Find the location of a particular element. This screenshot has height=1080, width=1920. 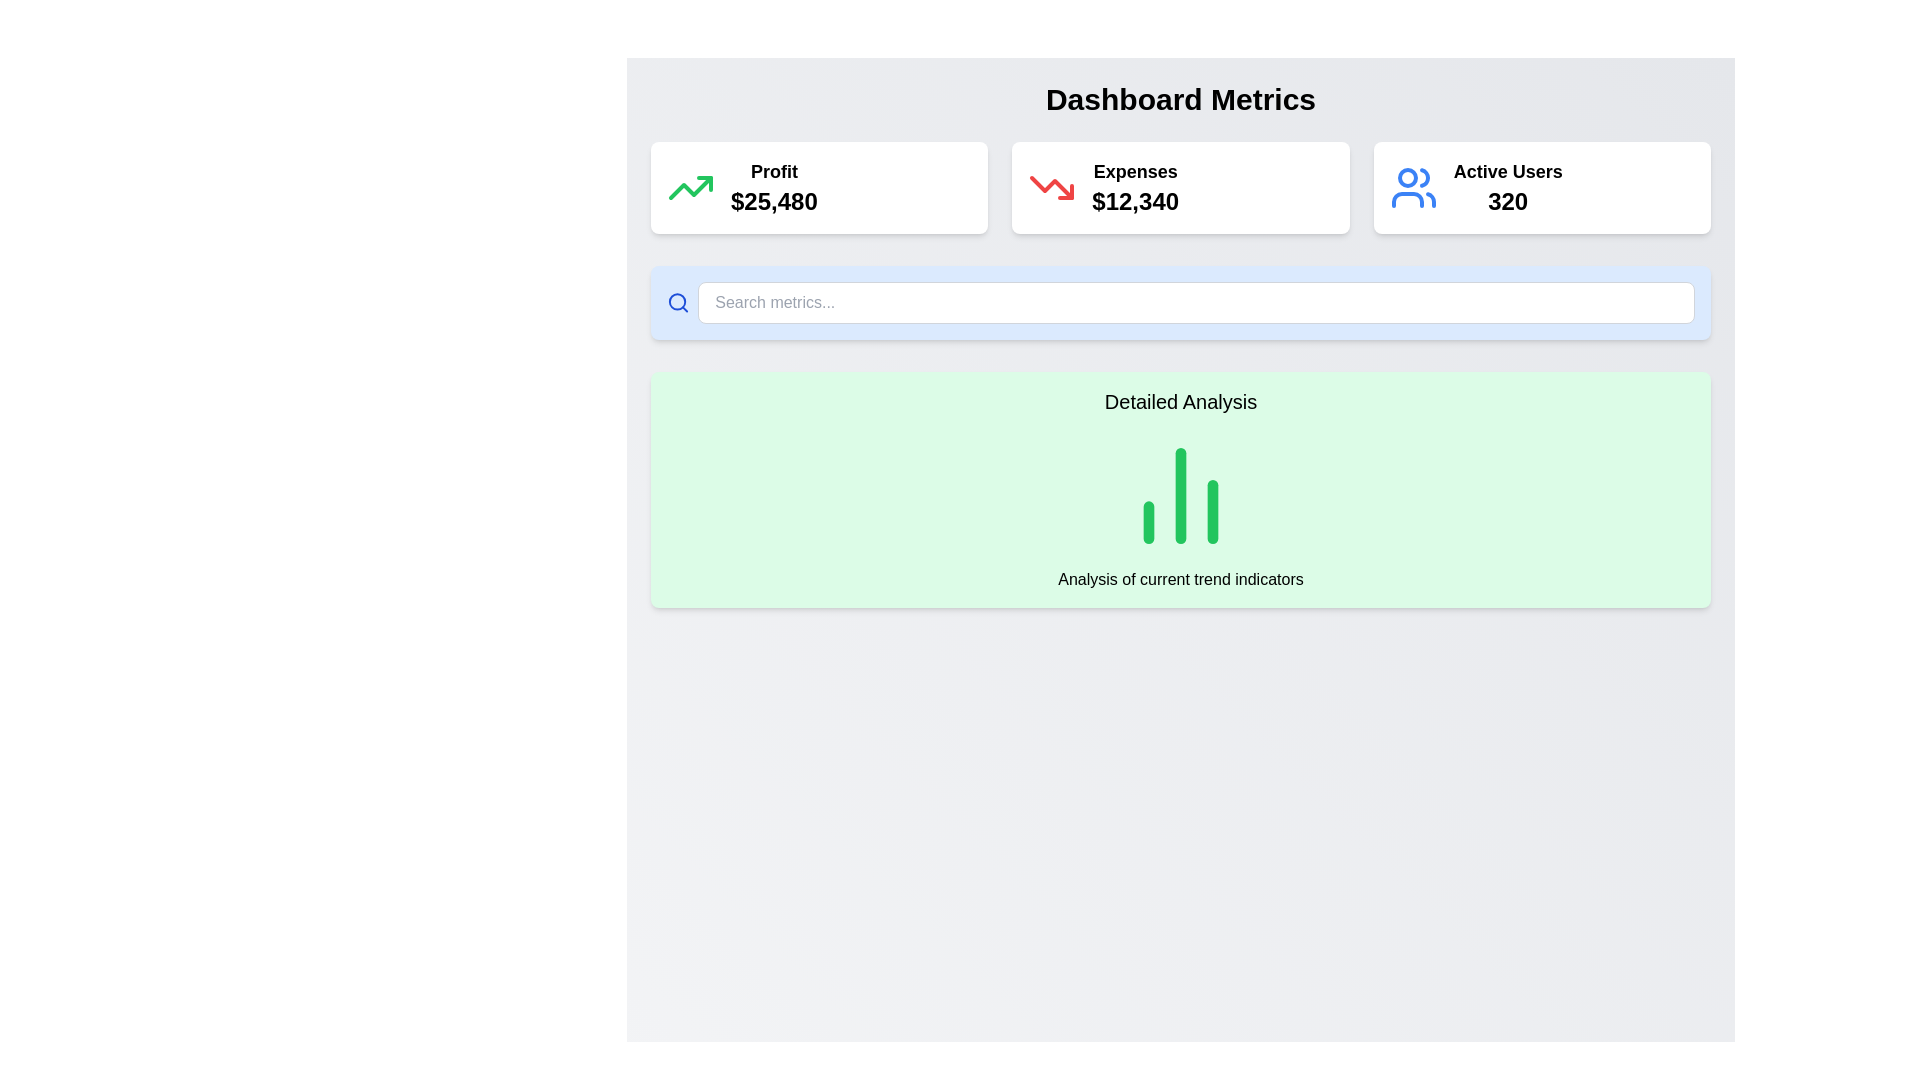

the Informational card displaying the current number of active users in the dashboard interface is located at coordinates (1541, 188).